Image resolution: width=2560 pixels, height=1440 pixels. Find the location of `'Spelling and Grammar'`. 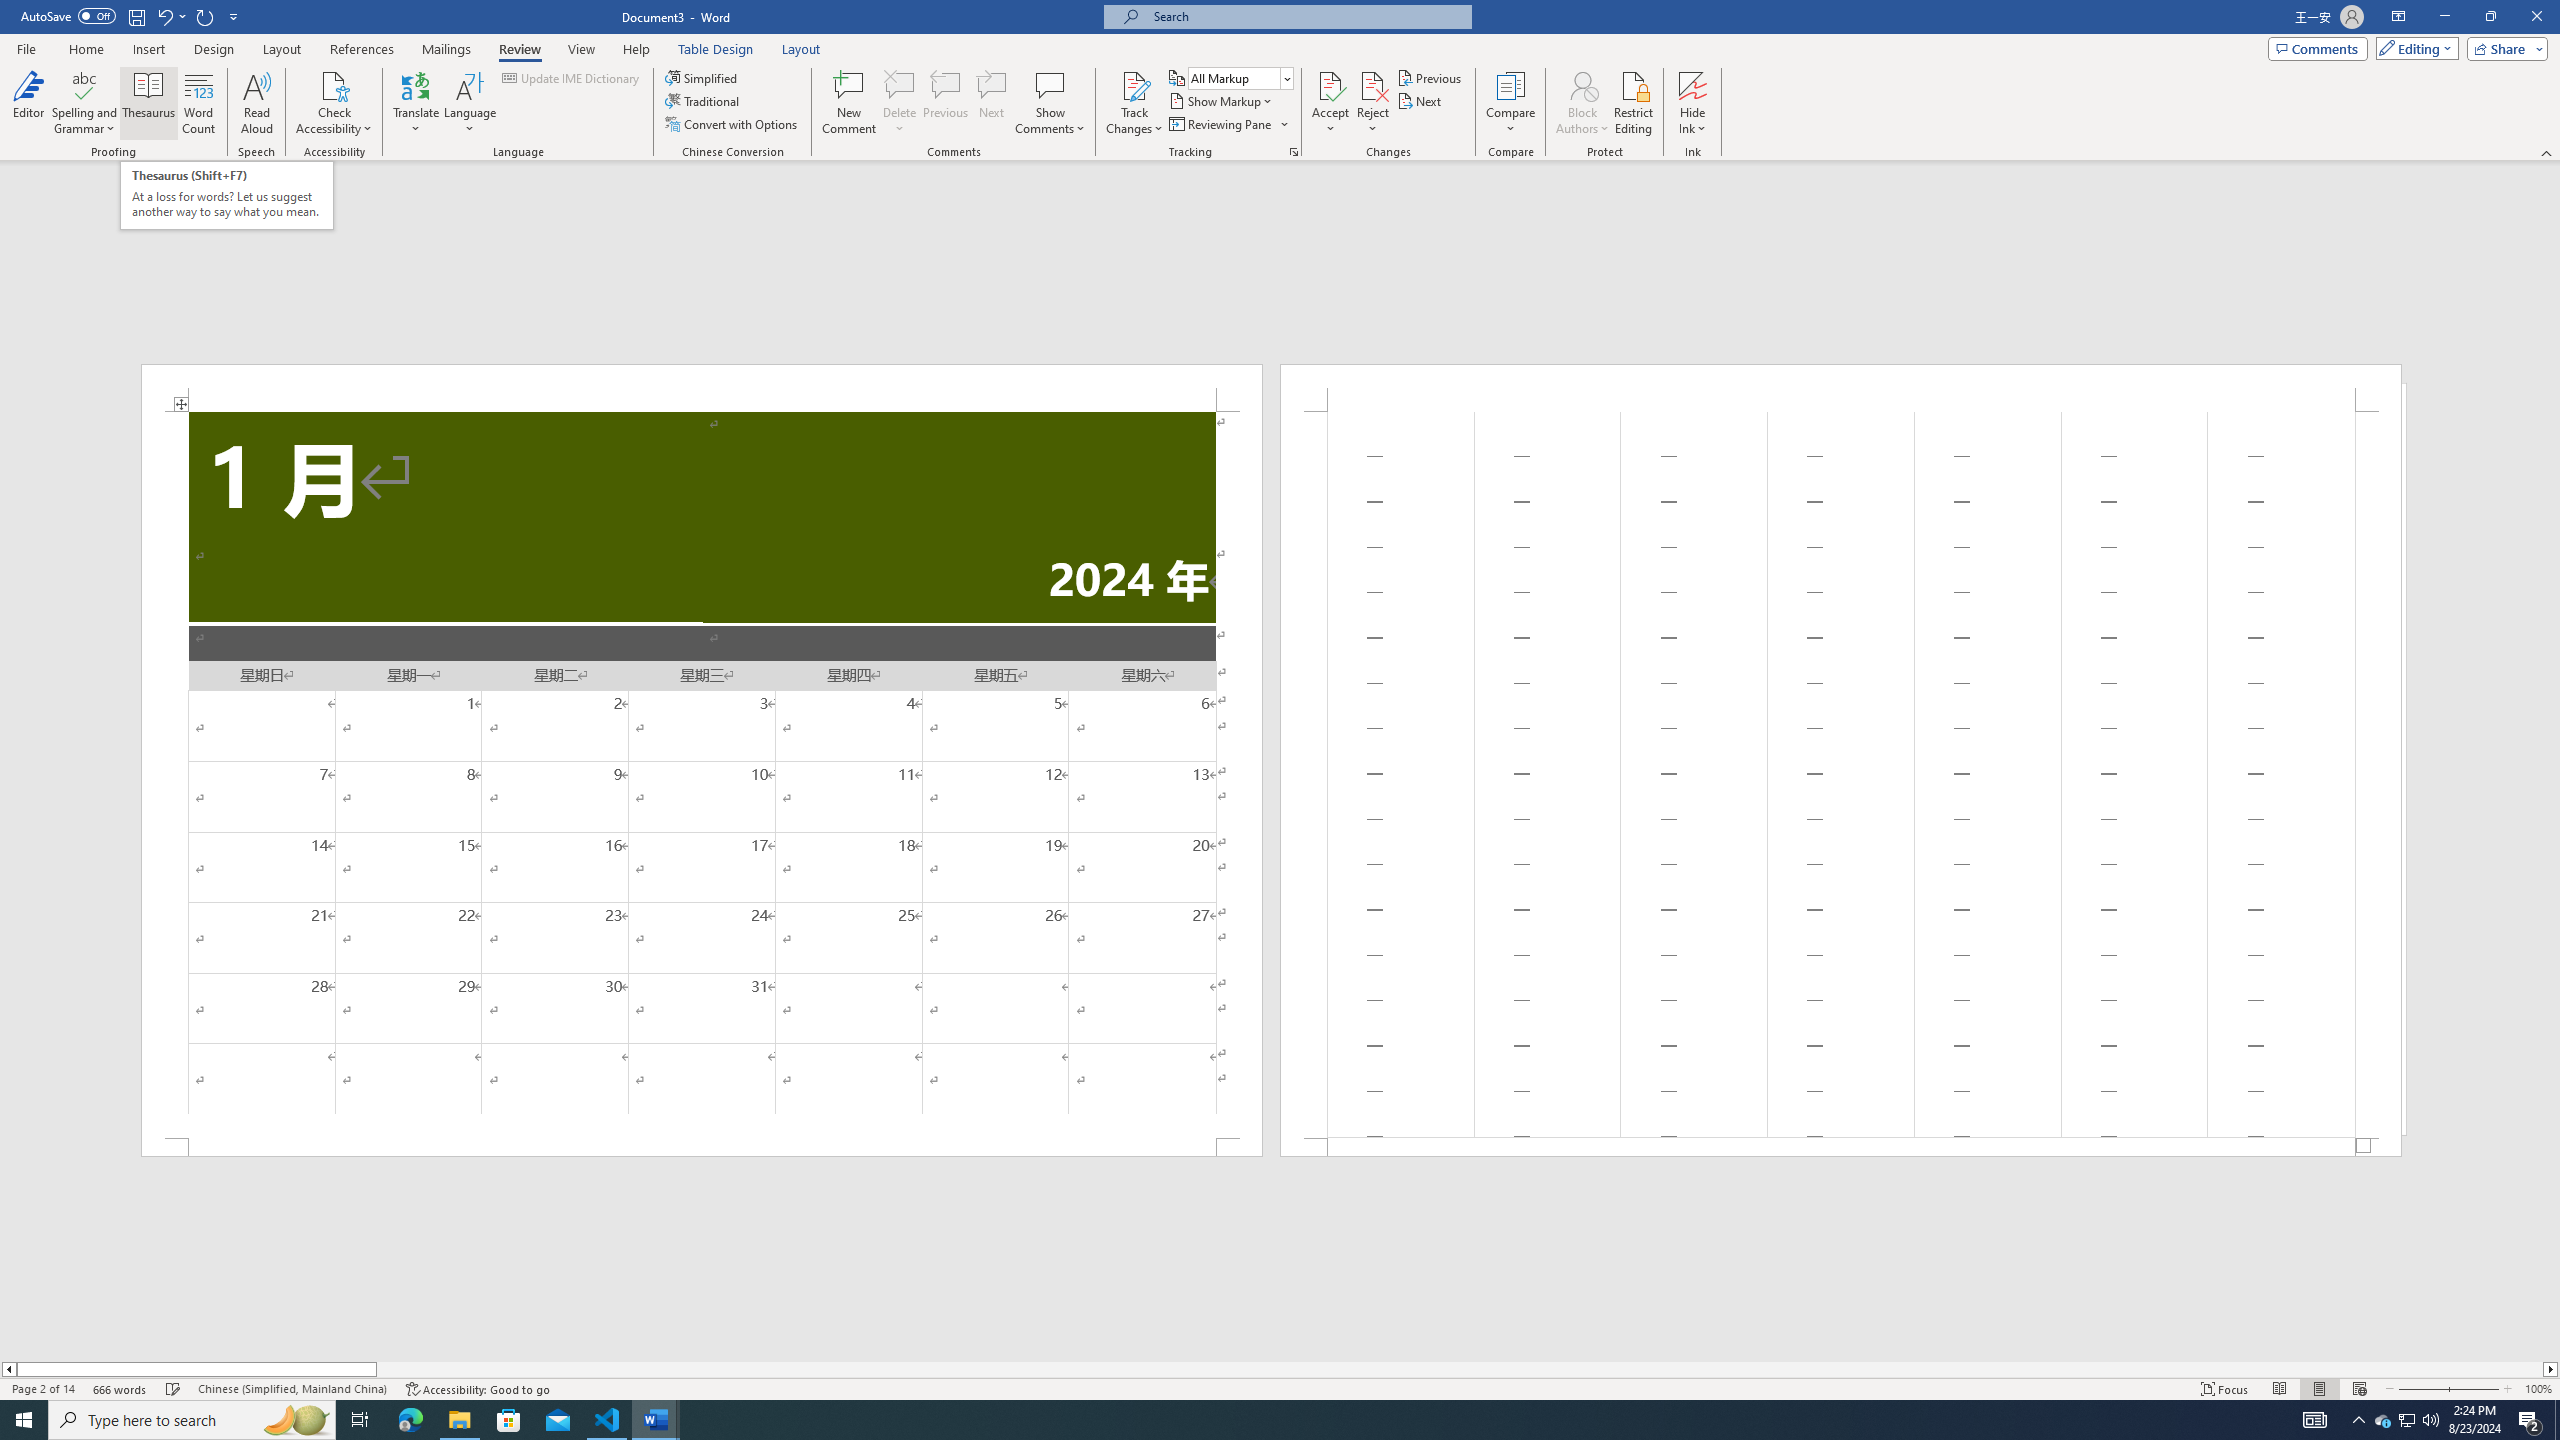

'Spelling and Grammar' is located at coordinates (85, 84).